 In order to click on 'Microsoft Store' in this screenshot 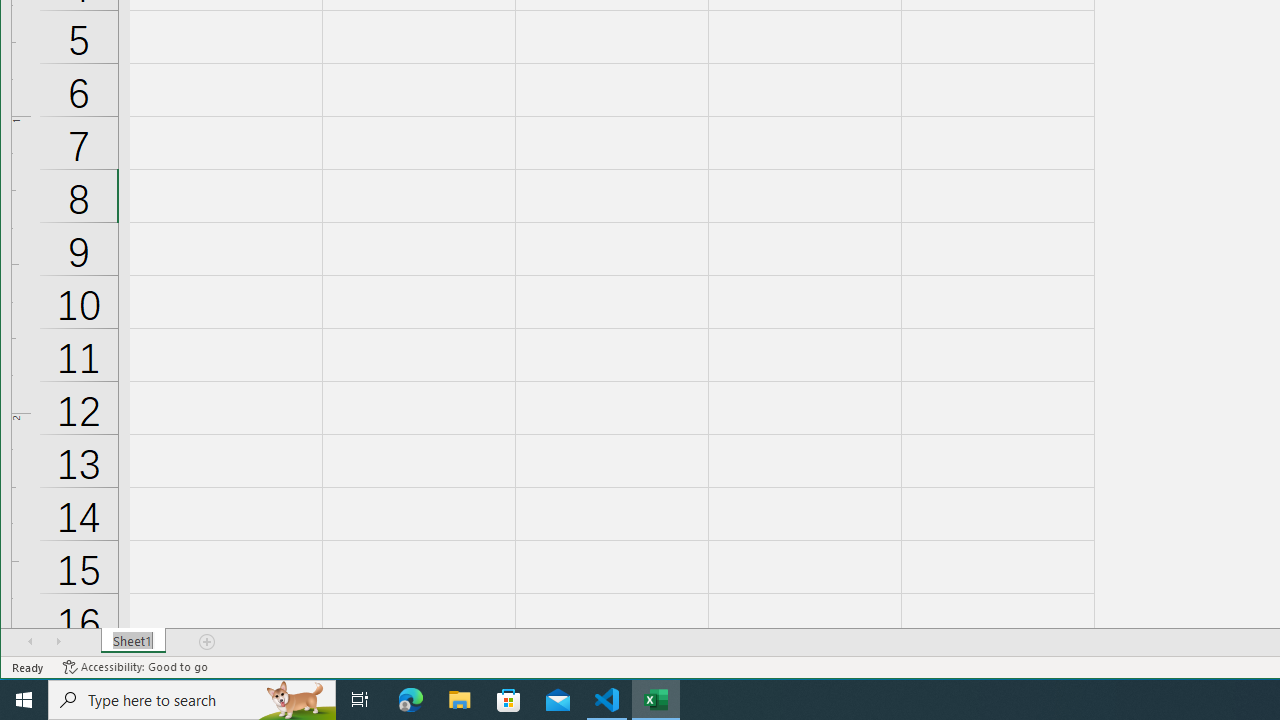, I will do `click(509, 698)`.